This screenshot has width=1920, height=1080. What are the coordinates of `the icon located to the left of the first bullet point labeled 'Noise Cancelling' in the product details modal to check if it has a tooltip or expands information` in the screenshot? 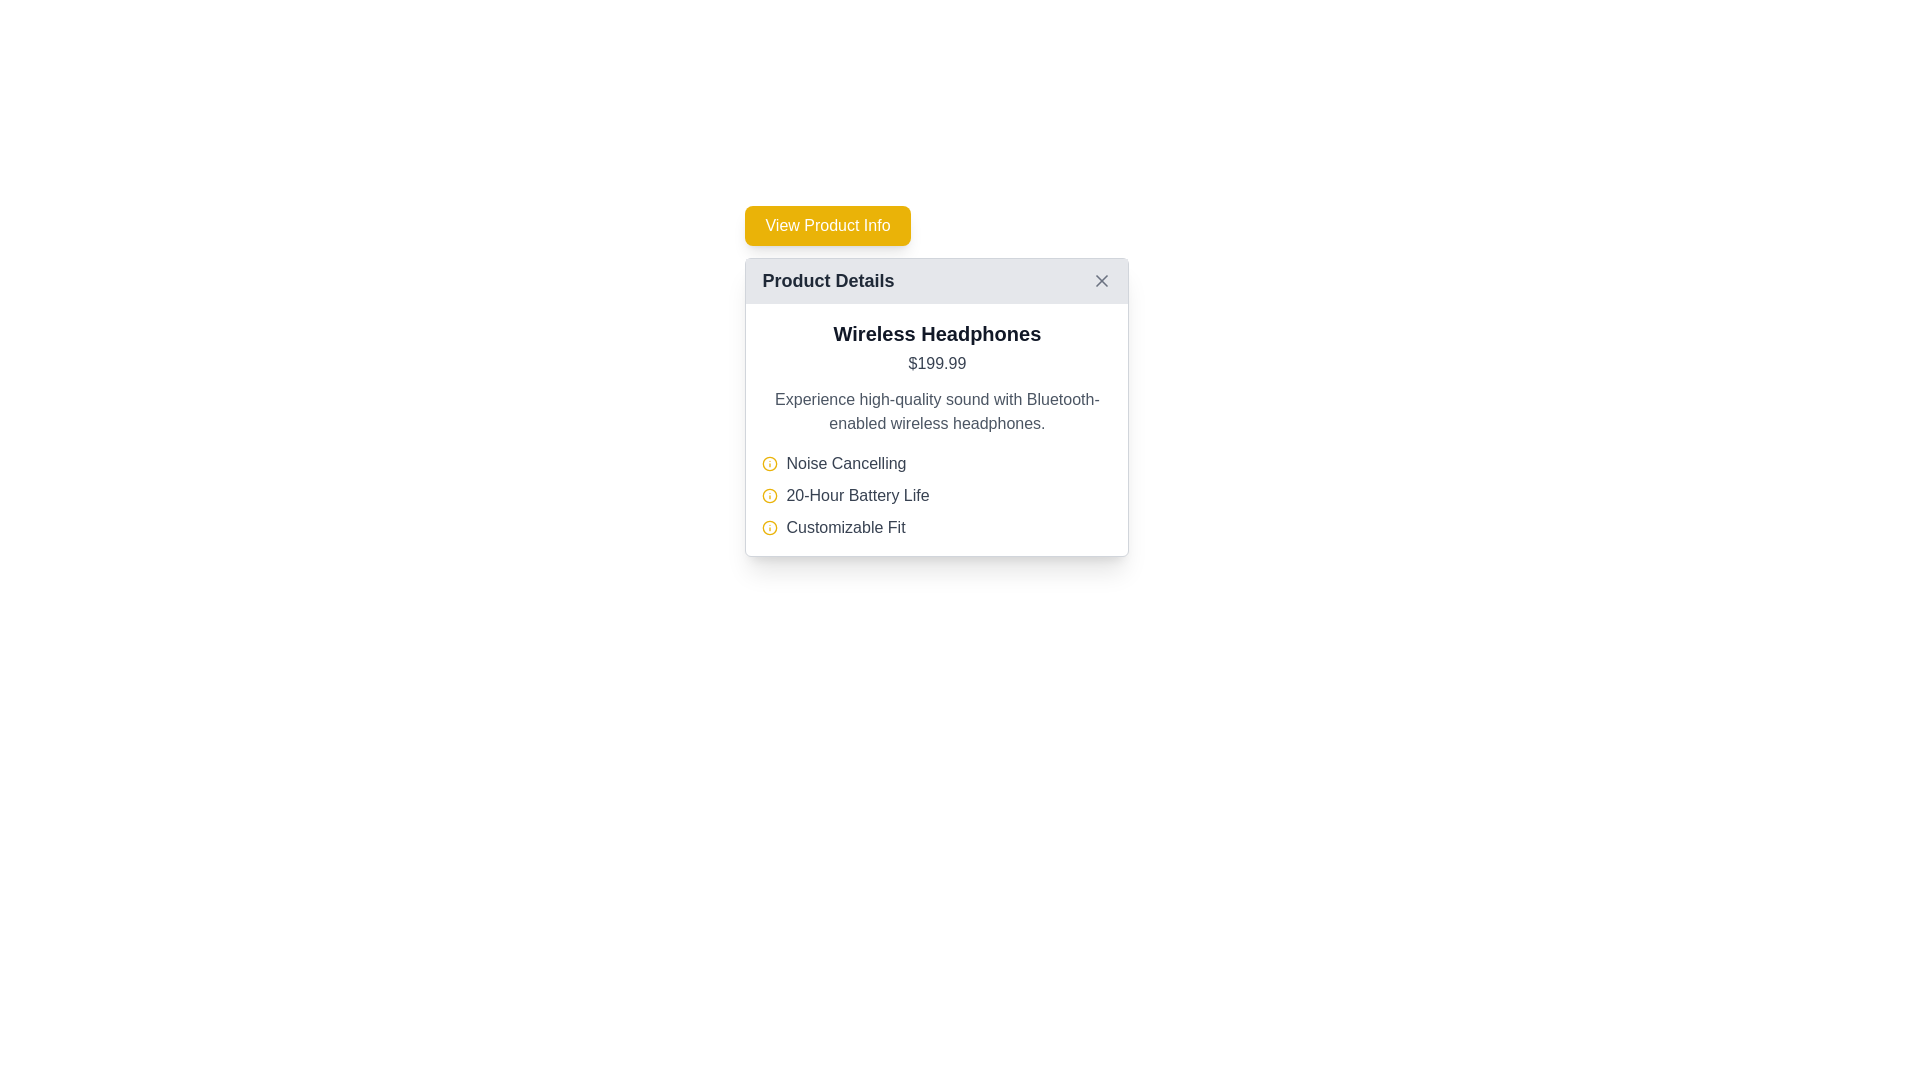 It's located at (769, 463).